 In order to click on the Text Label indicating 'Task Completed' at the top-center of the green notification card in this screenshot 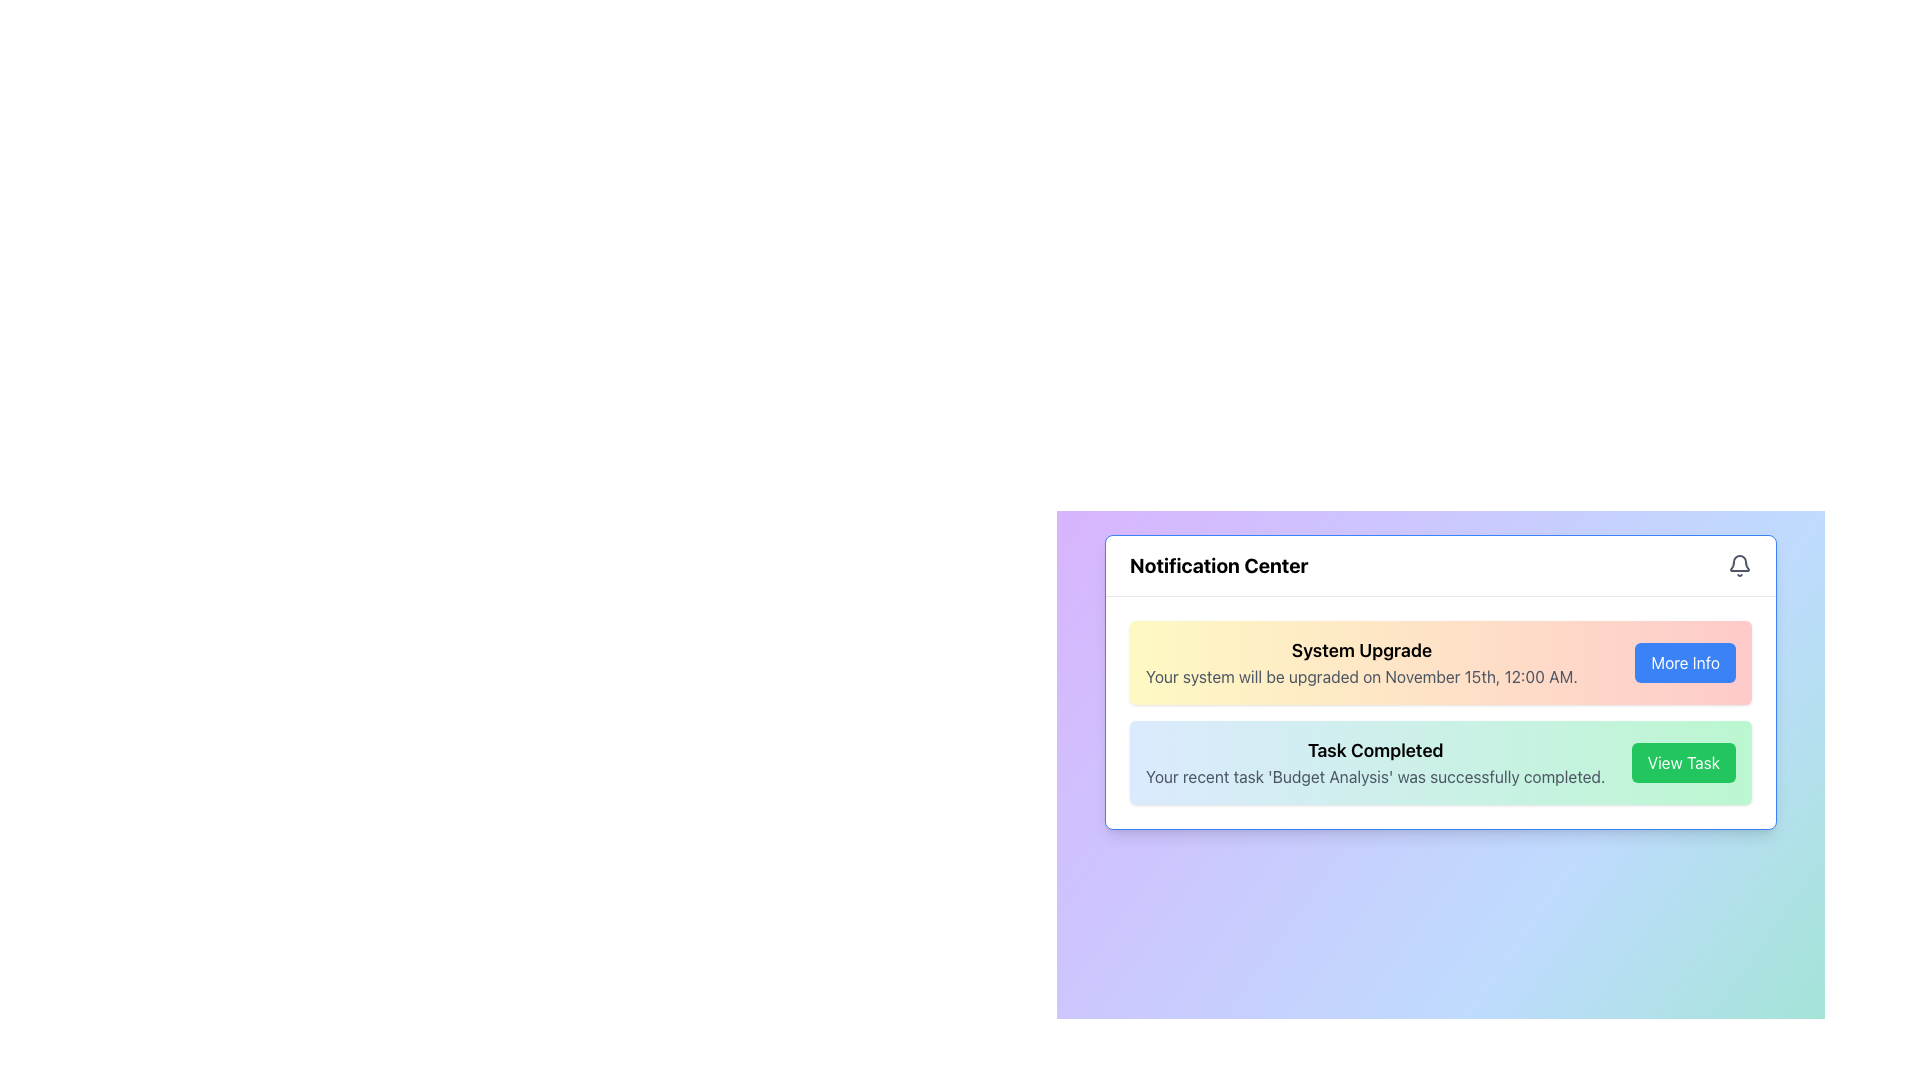, I will do `click(1374, 751)`.